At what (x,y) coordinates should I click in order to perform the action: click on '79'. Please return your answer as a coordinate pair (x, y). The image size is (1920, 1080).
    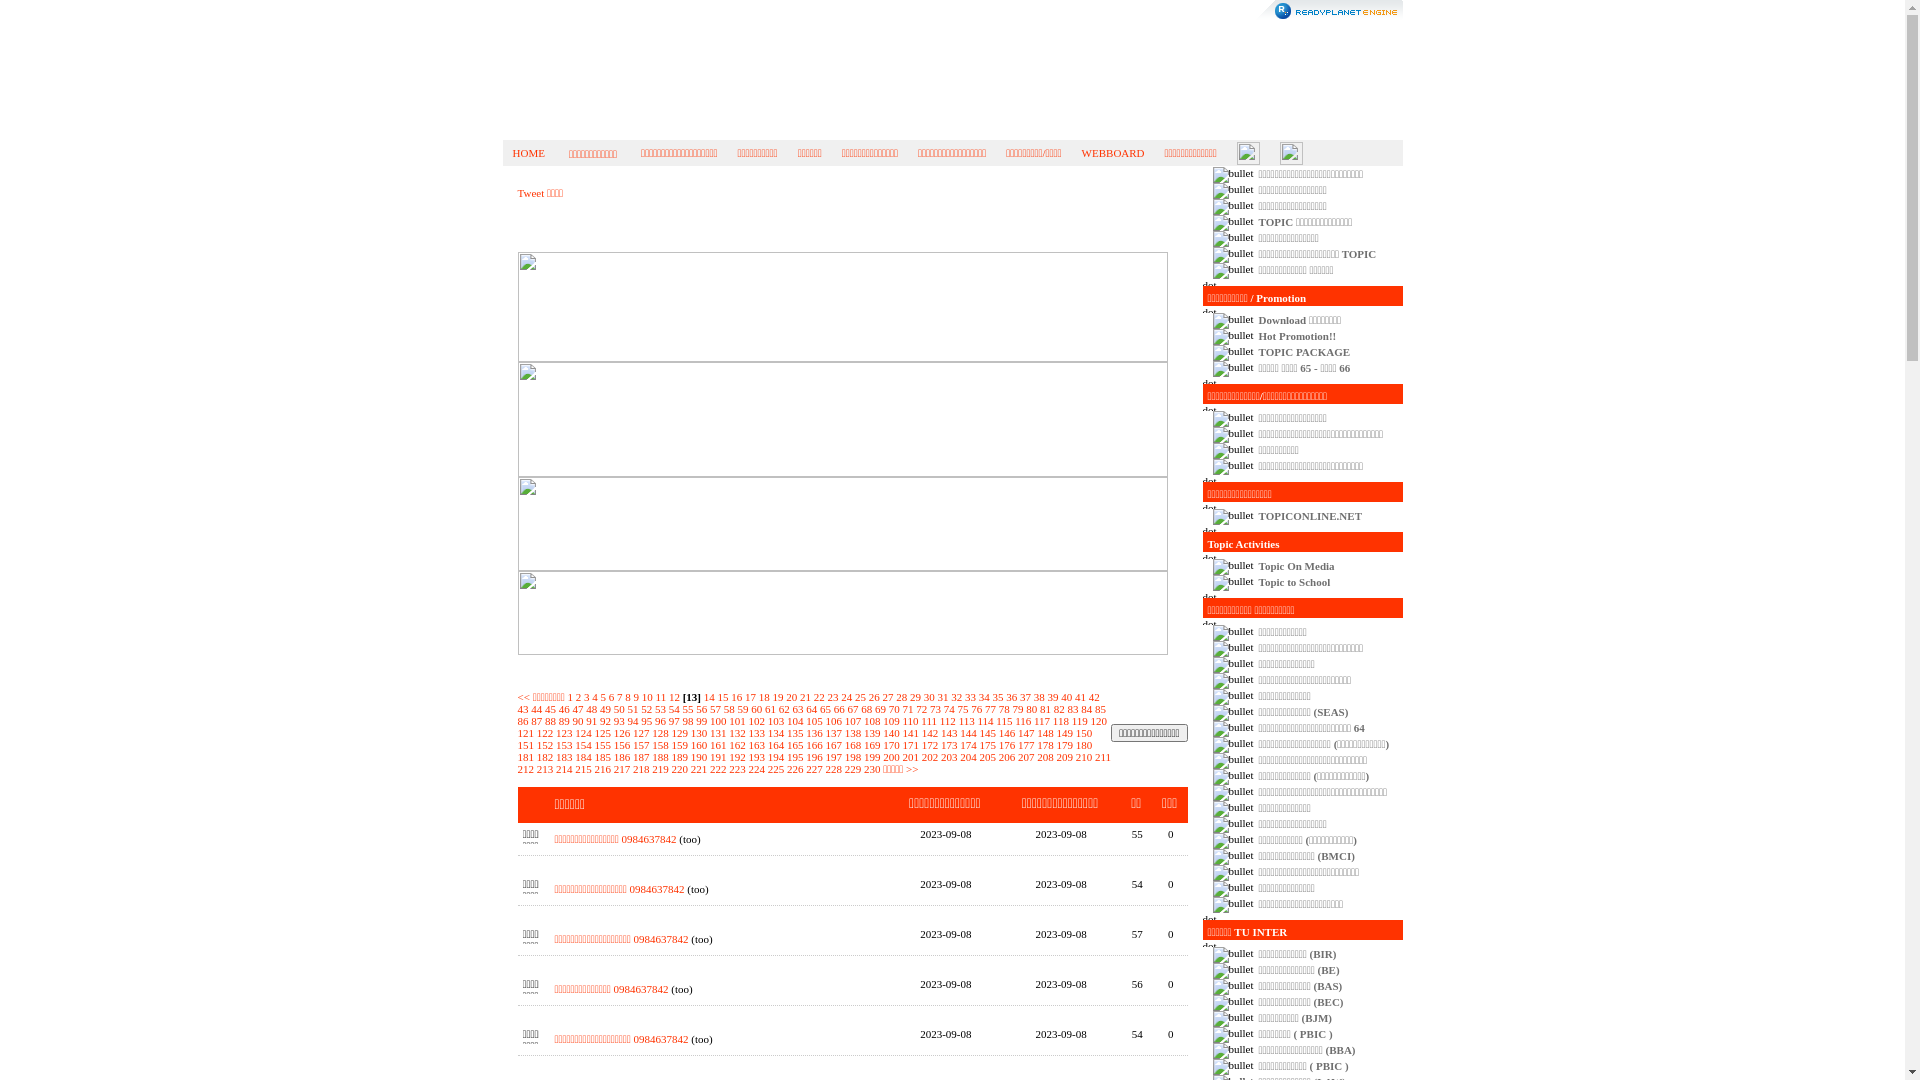
    Looking at the image, I should click on (1017, 708).